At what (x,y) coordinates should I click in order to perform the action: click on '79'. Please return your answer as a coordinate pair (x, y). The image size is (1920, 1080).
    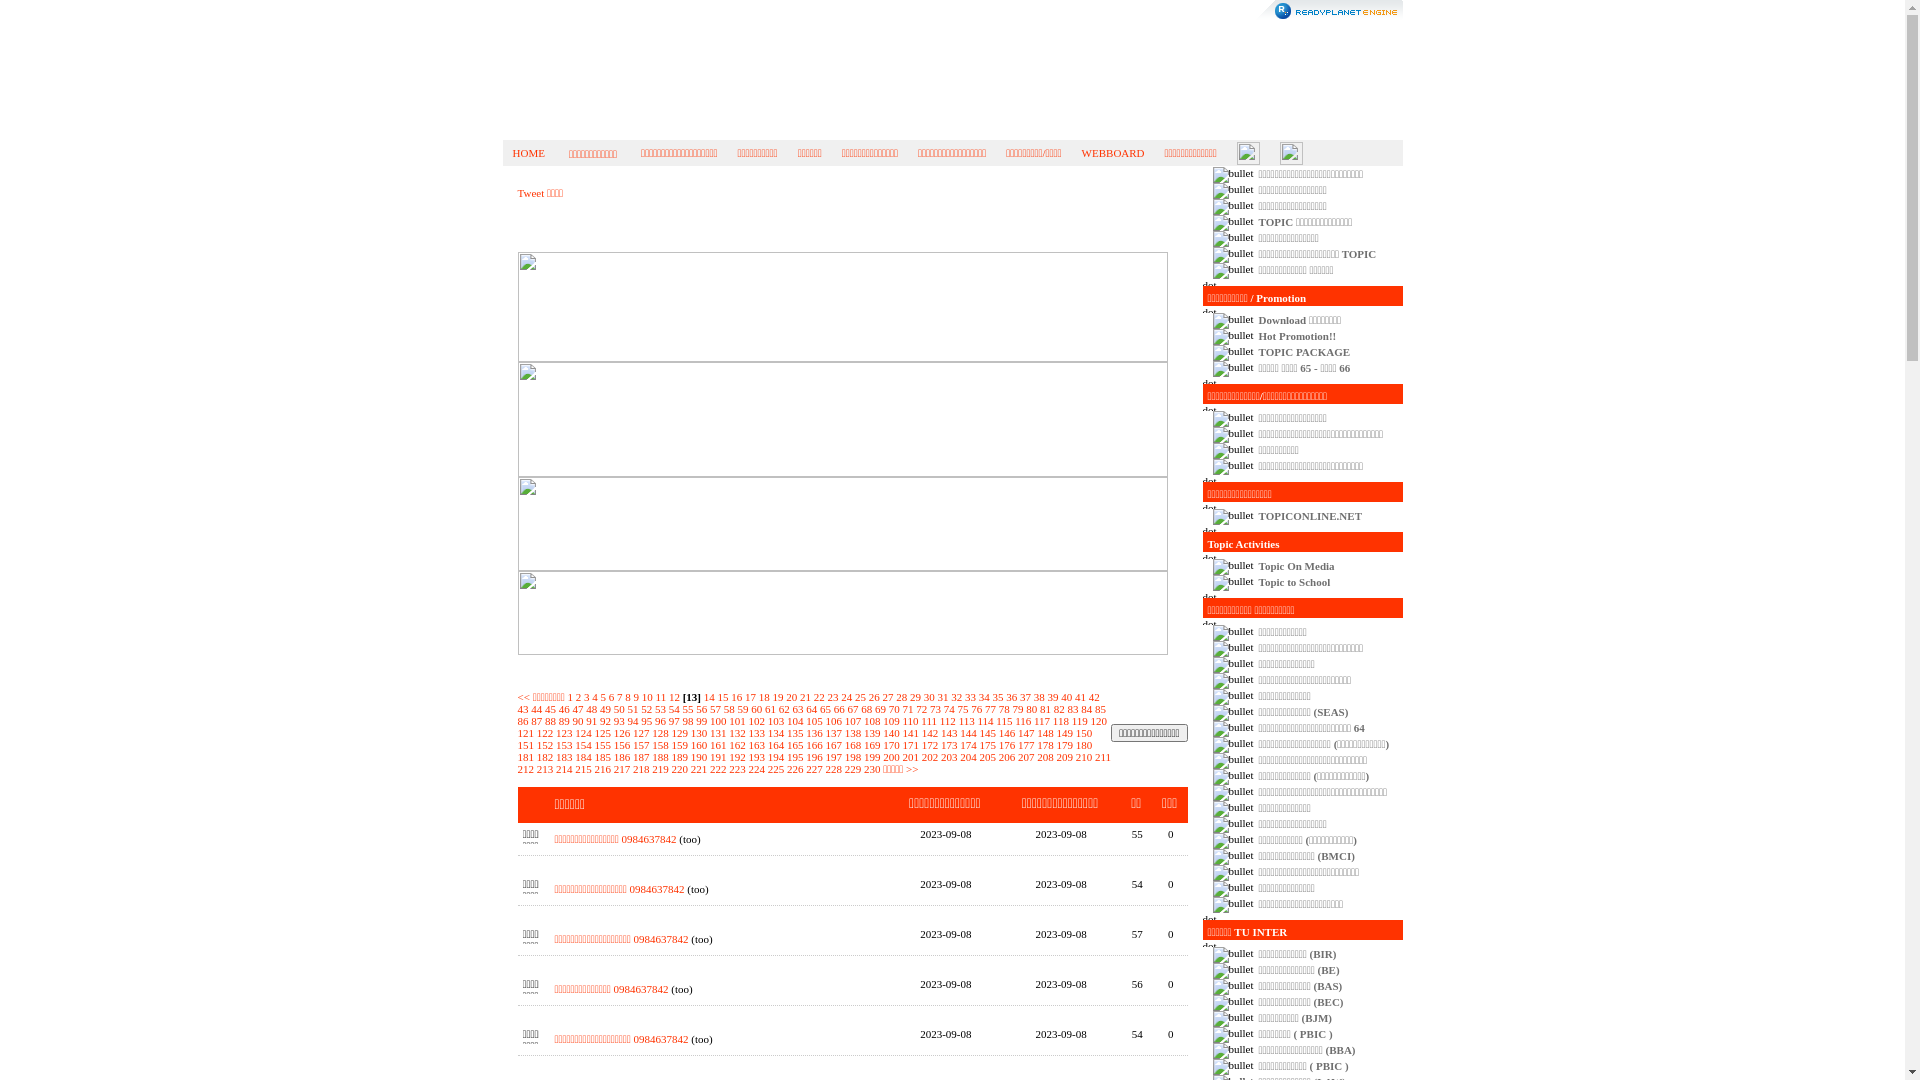
    Looking at the image, I should click on (1017, 708).